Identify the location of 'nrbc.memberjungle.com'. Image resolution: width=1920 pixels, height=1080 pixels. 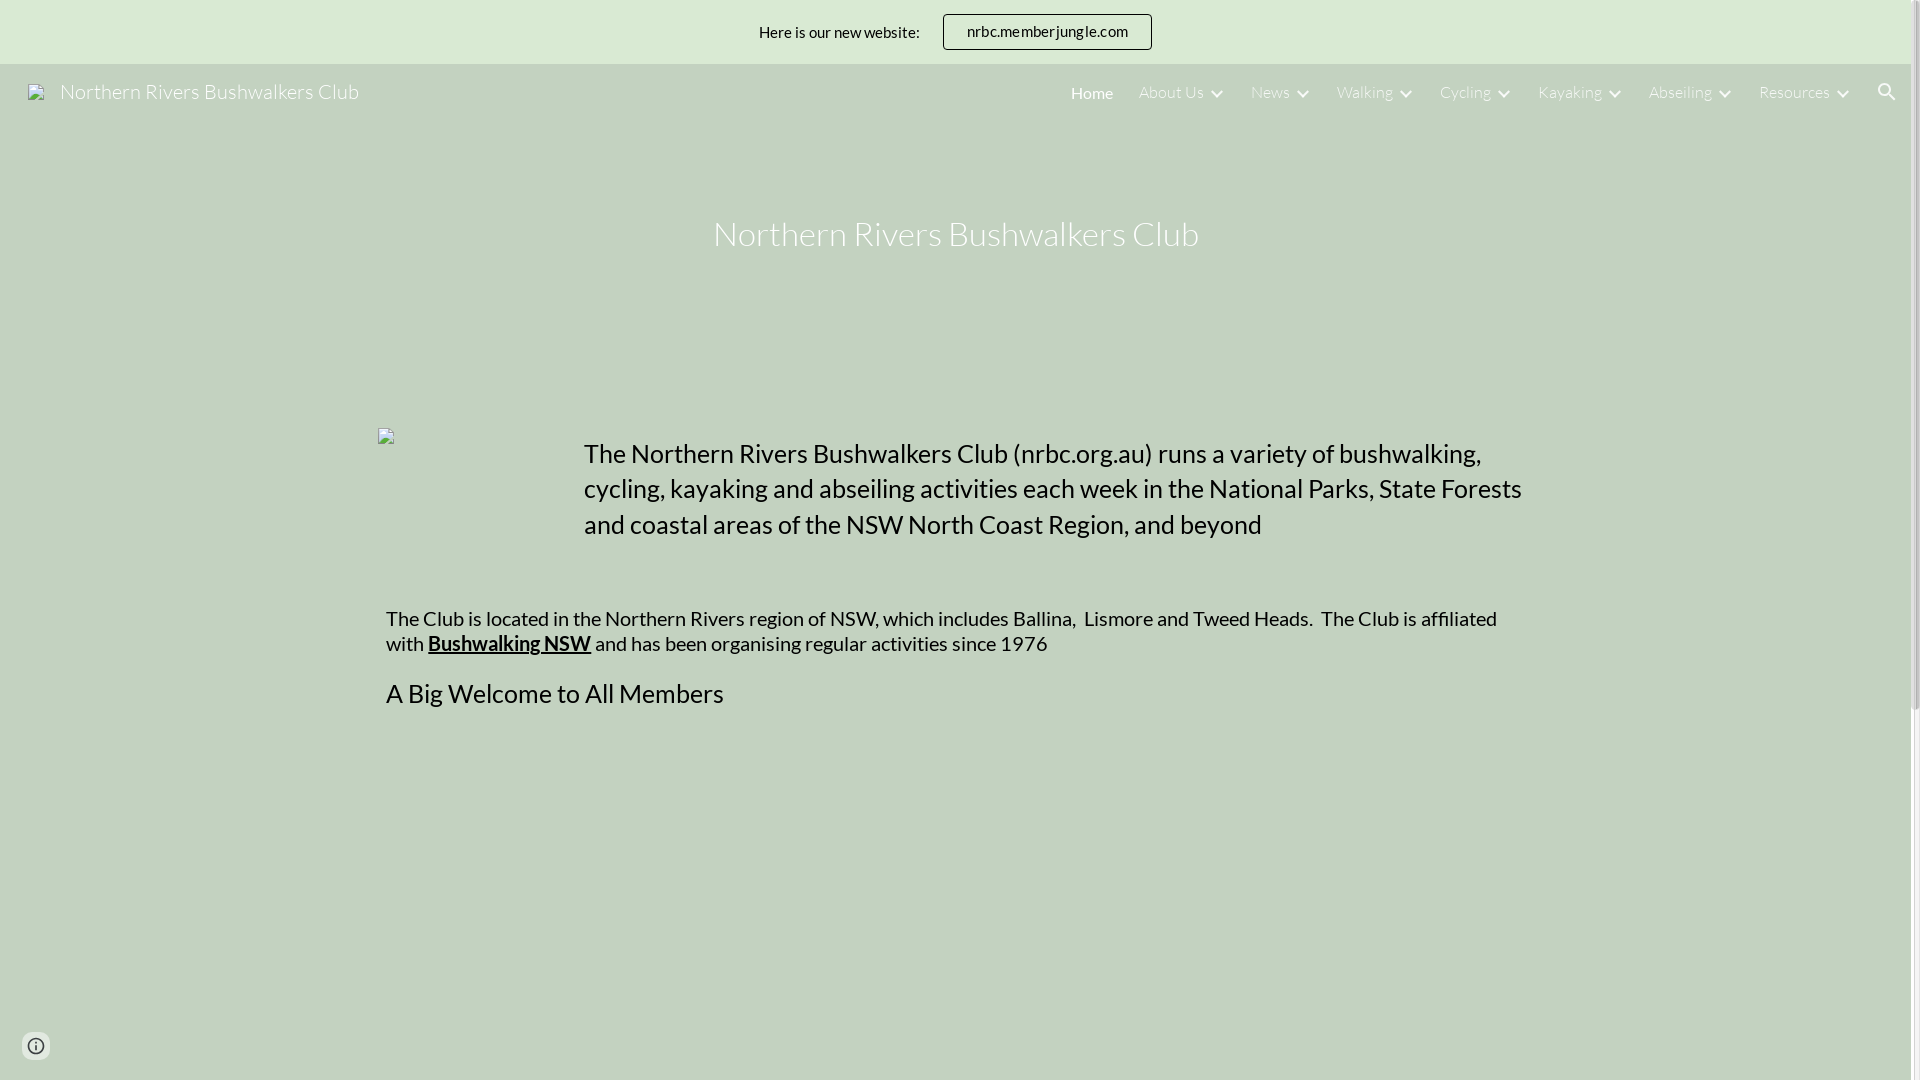
(1046, 31).